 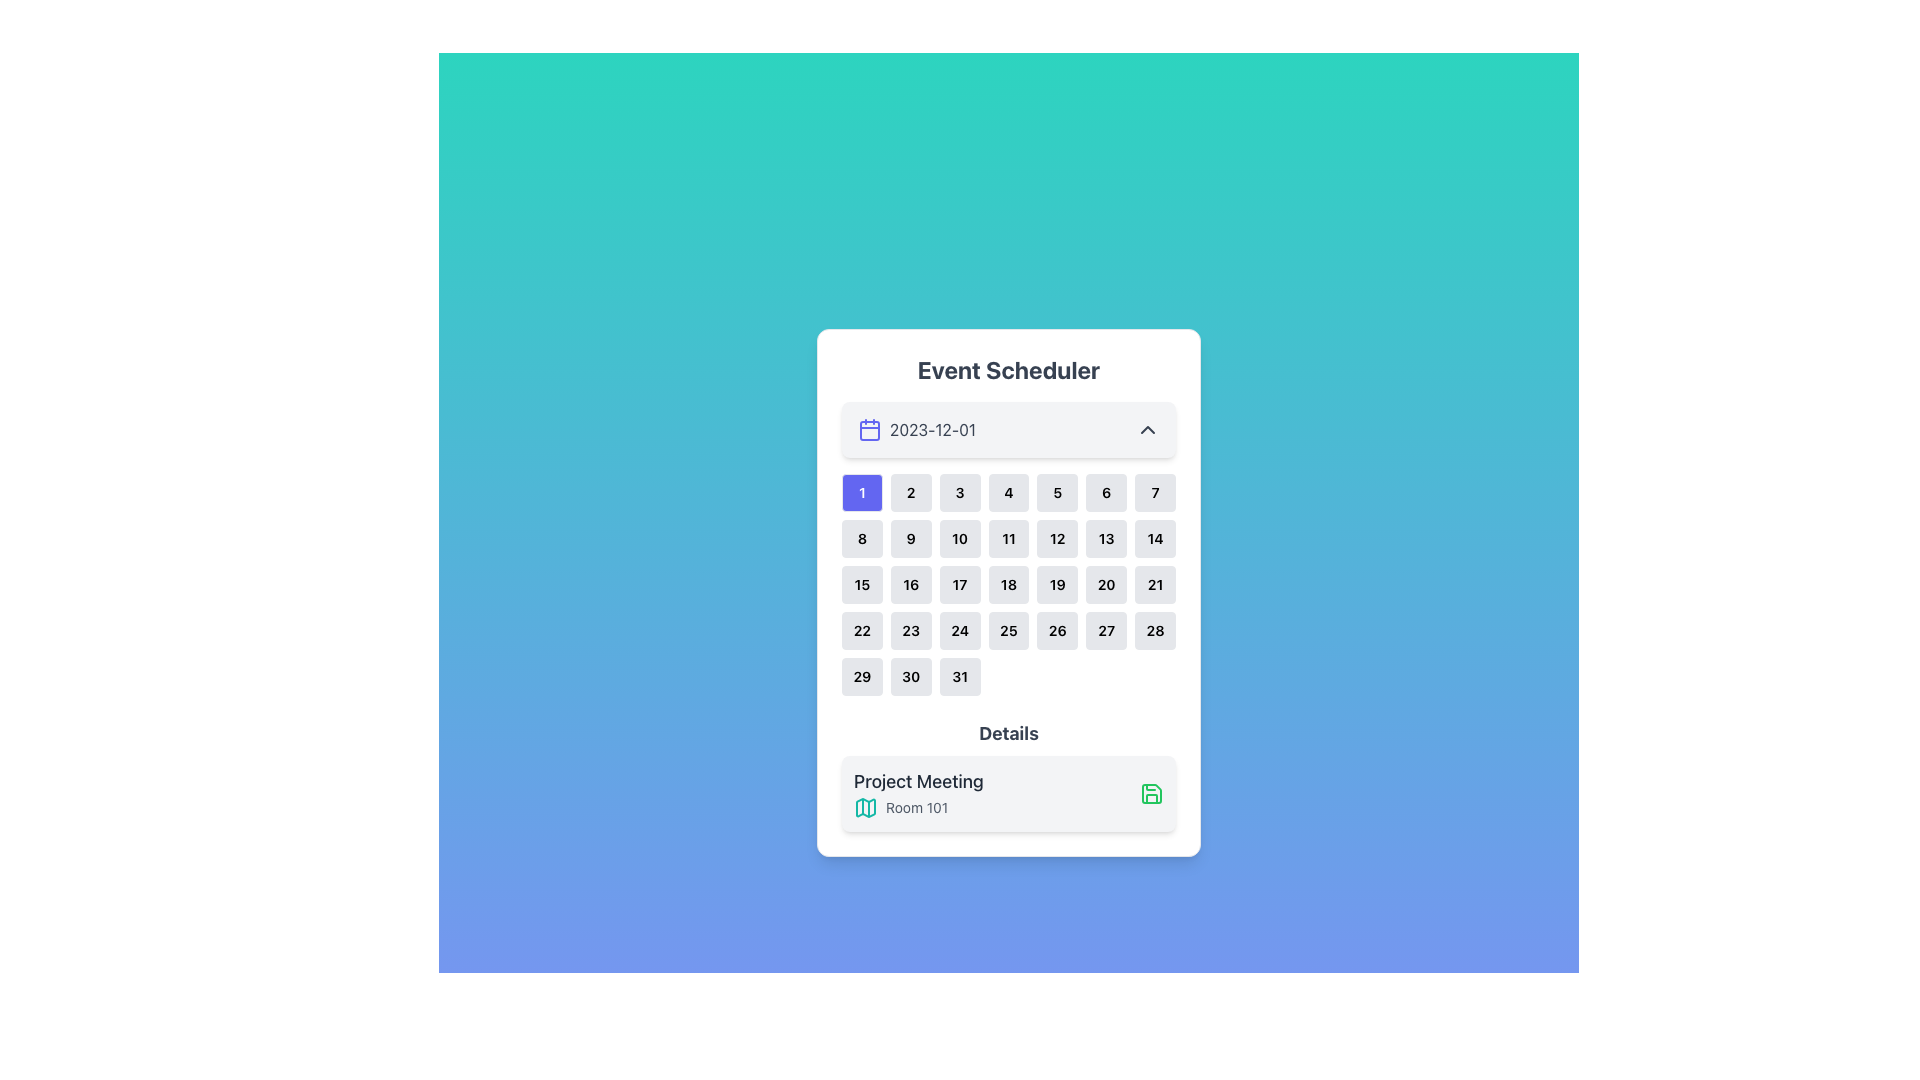 What do you see at coordinates (1055, 585) in the screenshot?
I see `the interactive calendar tile representing the 19th day of the month` at bounding box center [1055, 585].